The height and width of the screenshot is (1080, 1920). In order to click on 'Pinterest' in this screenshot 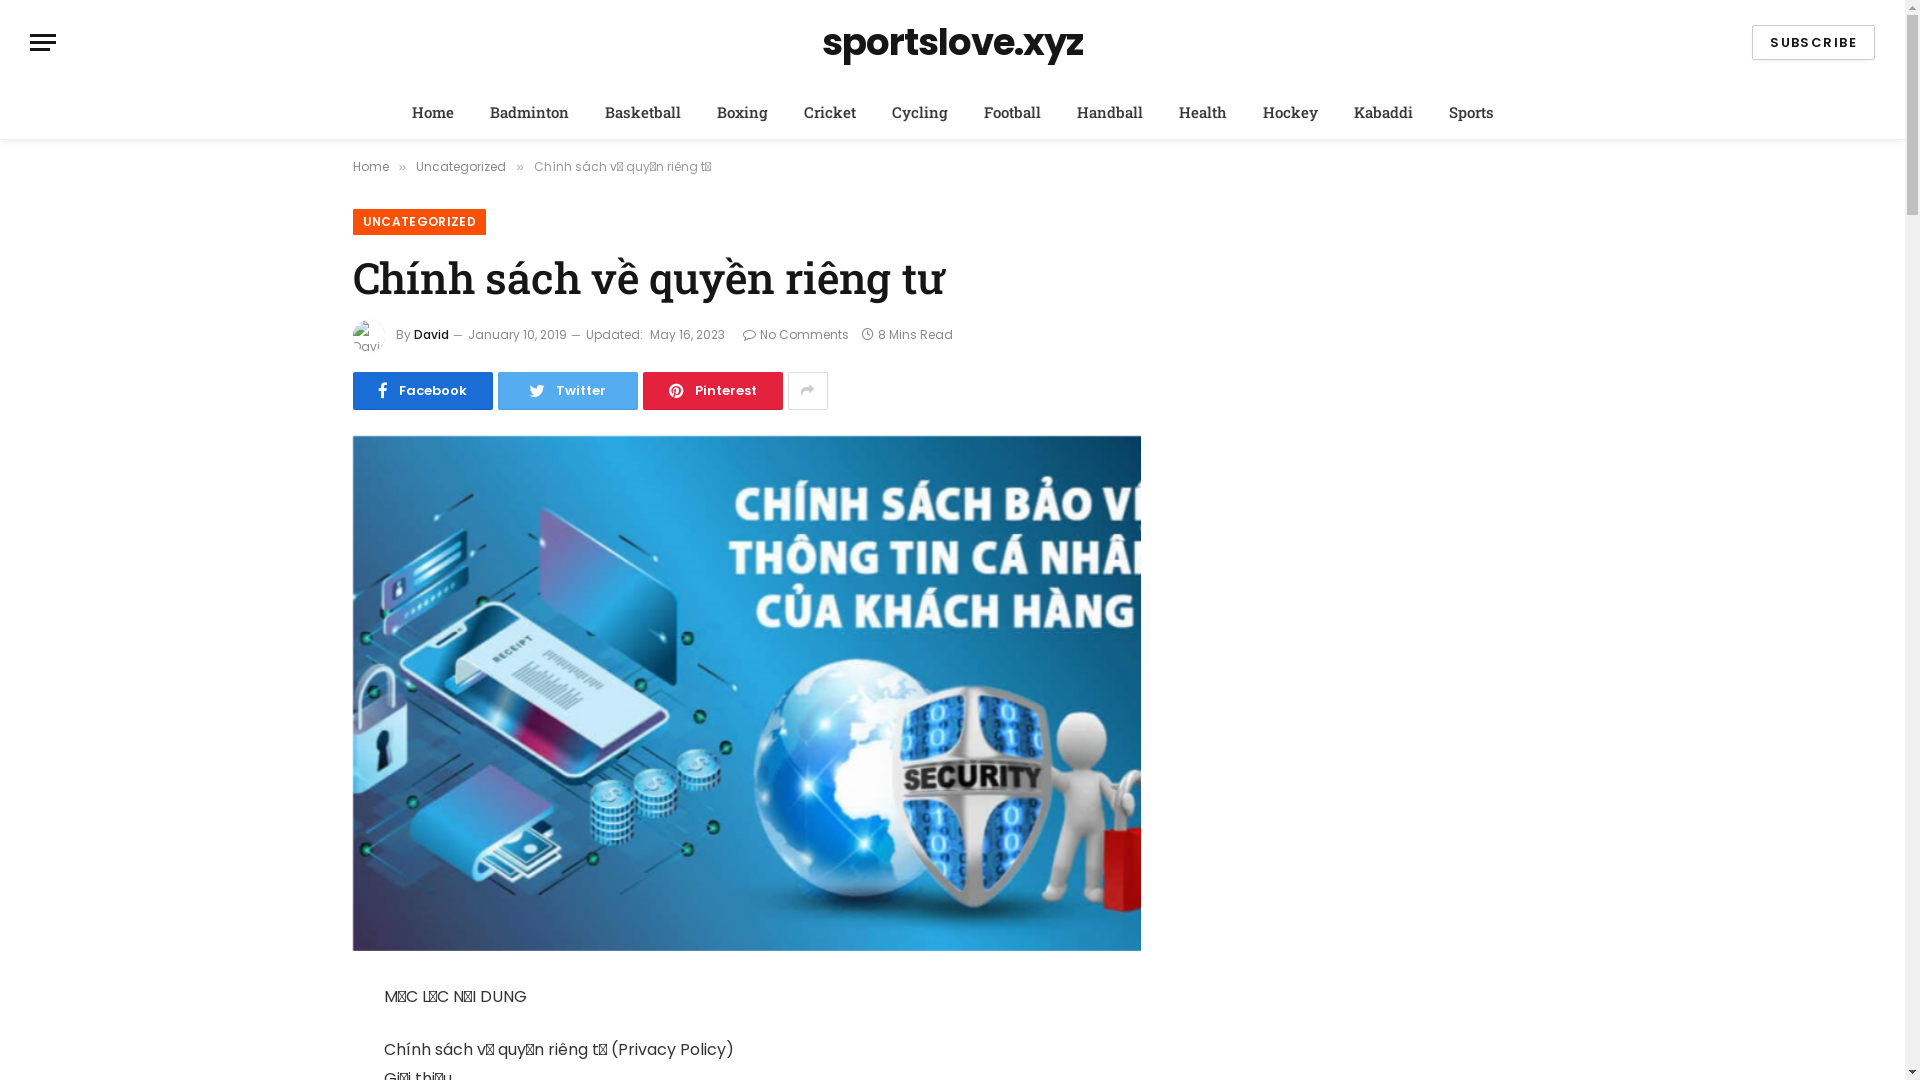, I will do `click(711, 390)`.